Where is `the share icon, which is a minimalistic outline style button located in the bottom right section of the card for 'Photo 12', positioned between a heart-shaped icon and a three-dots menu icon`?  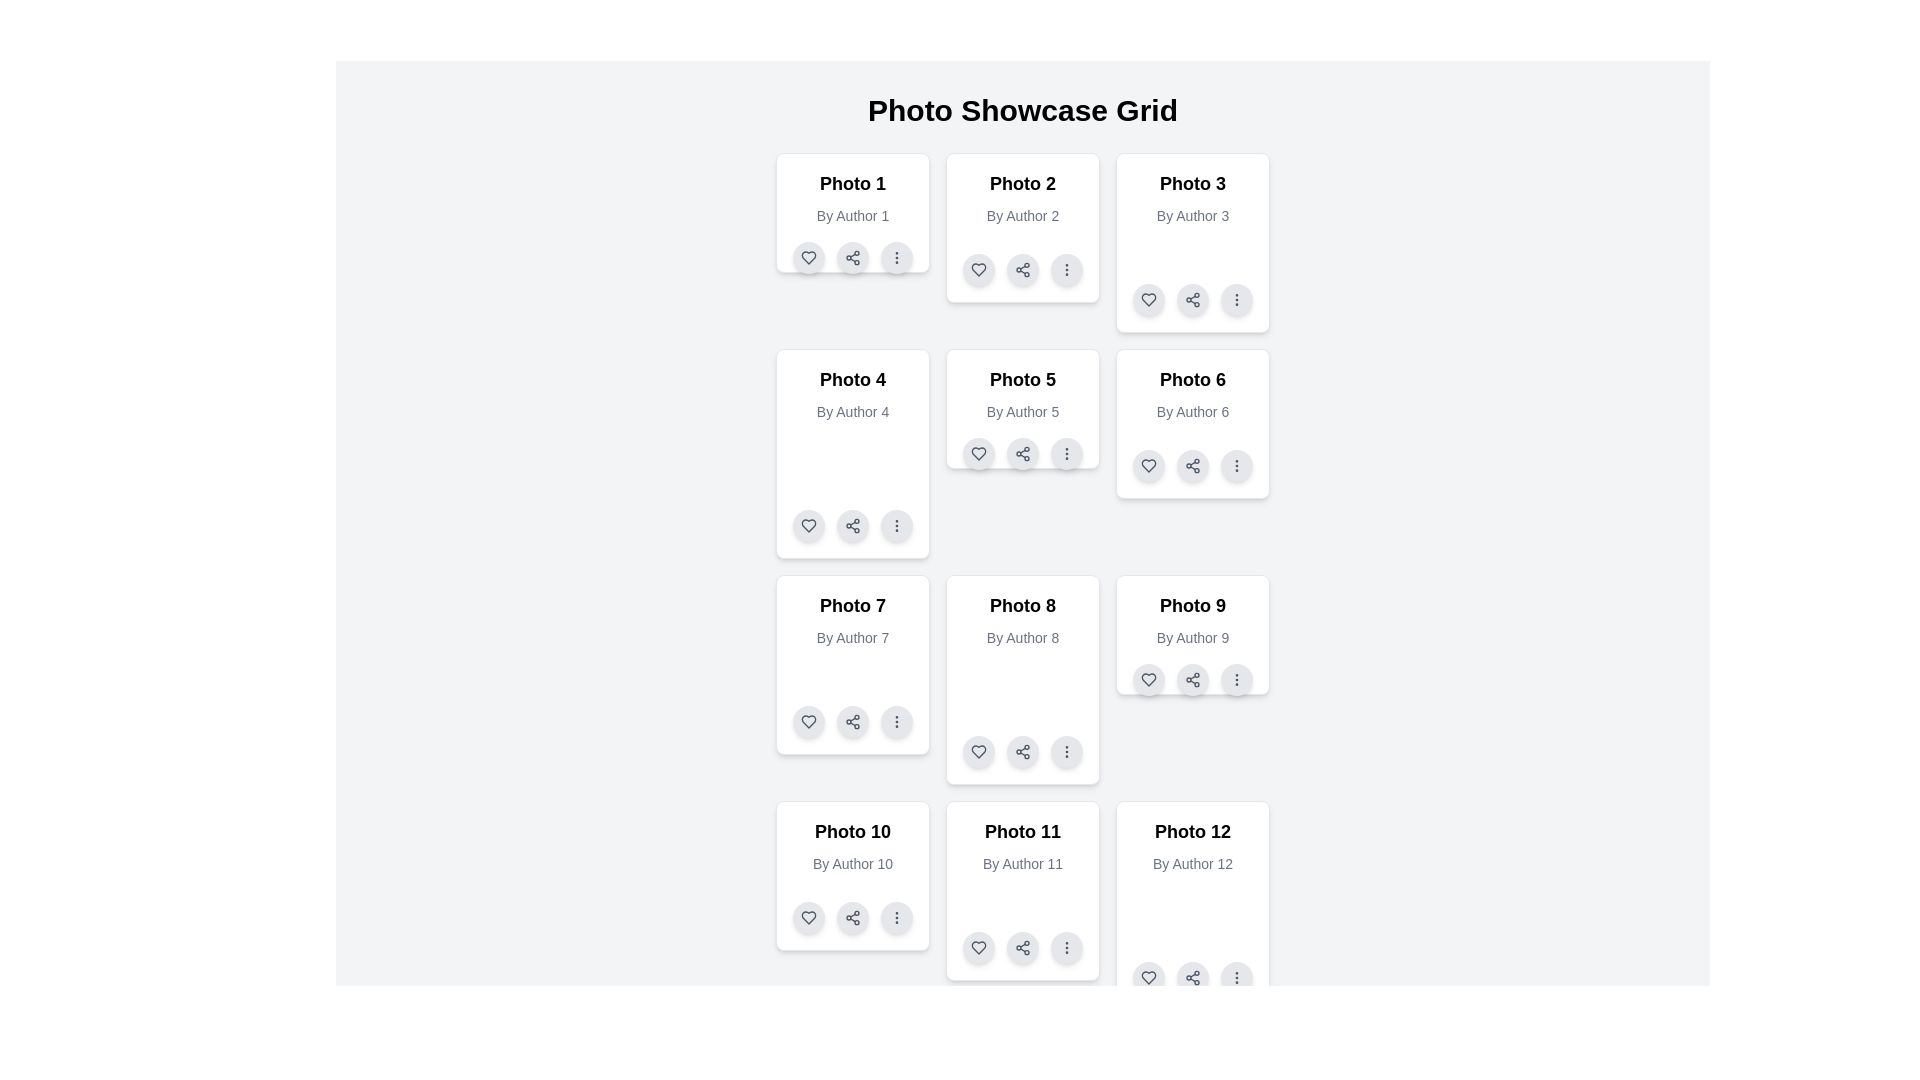
the share icon, which is a minimalistic outline style button located in the bottom right section of the card for 'Photo 12', positioned between a heart-shaped icon and a three-dots menu icon is located at coordinates (1193, 977).